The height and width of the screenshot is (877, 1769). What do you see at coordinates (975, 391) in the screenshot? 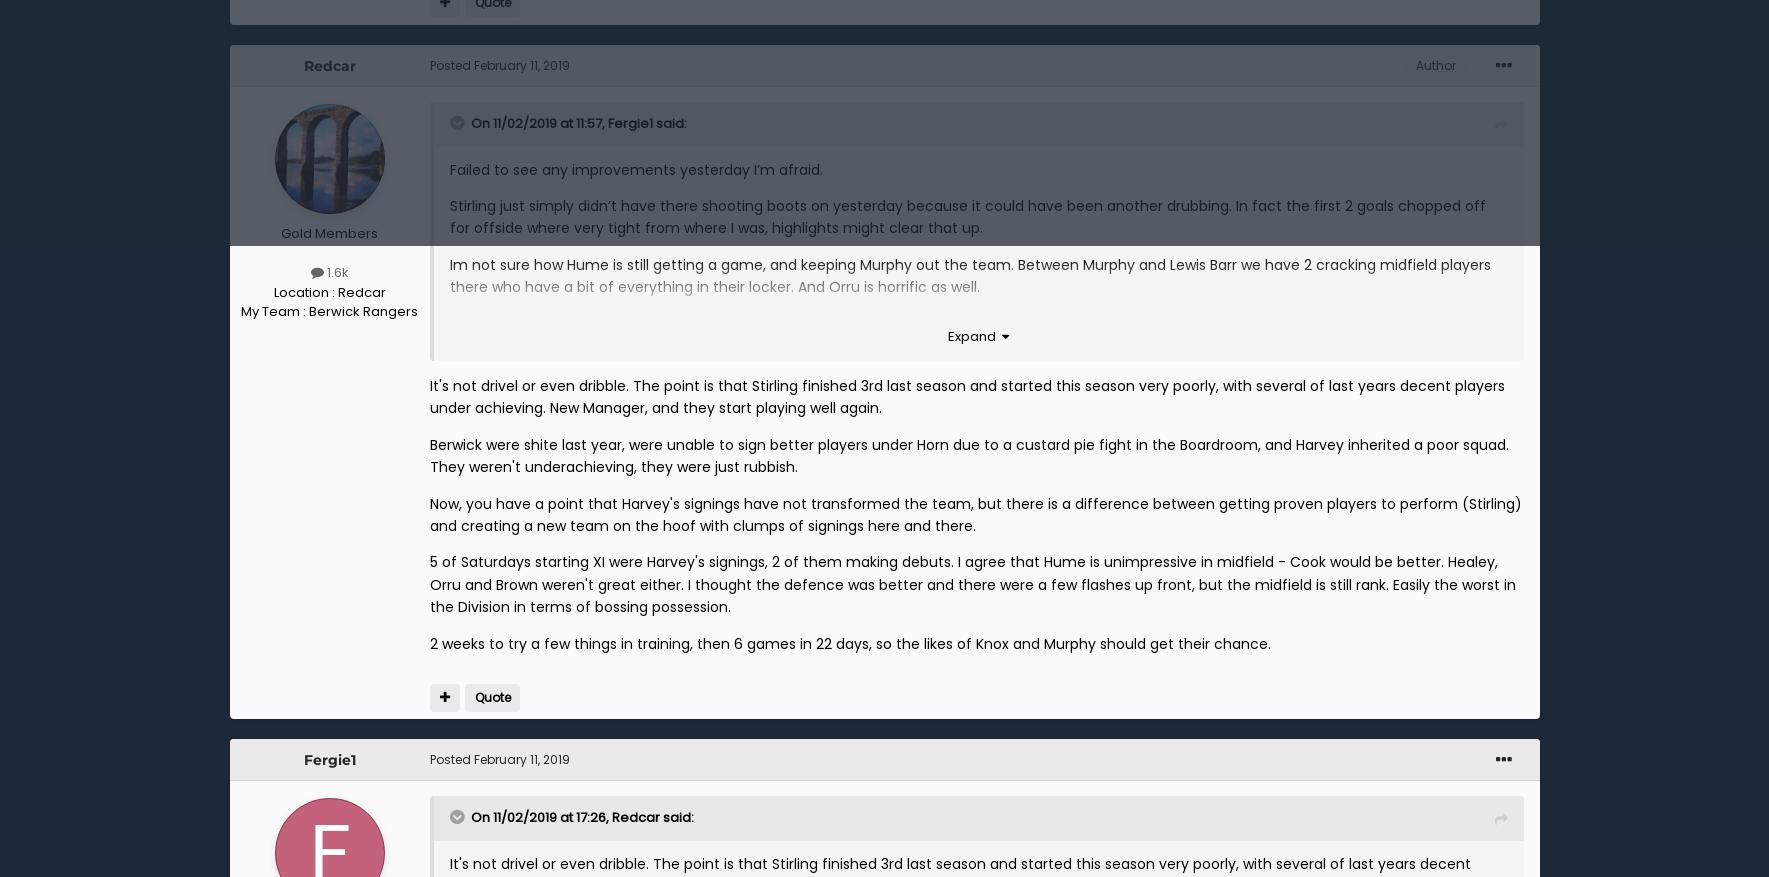
I see `'Regarding the comments in the difference between Stirling and us when managers took over, was the squads inherited. Jonny has brought in about 9 of his own players and moved on 5/6 from squad he inherited, so that is a lot of dribble.'` at bounding box center [975, 391].